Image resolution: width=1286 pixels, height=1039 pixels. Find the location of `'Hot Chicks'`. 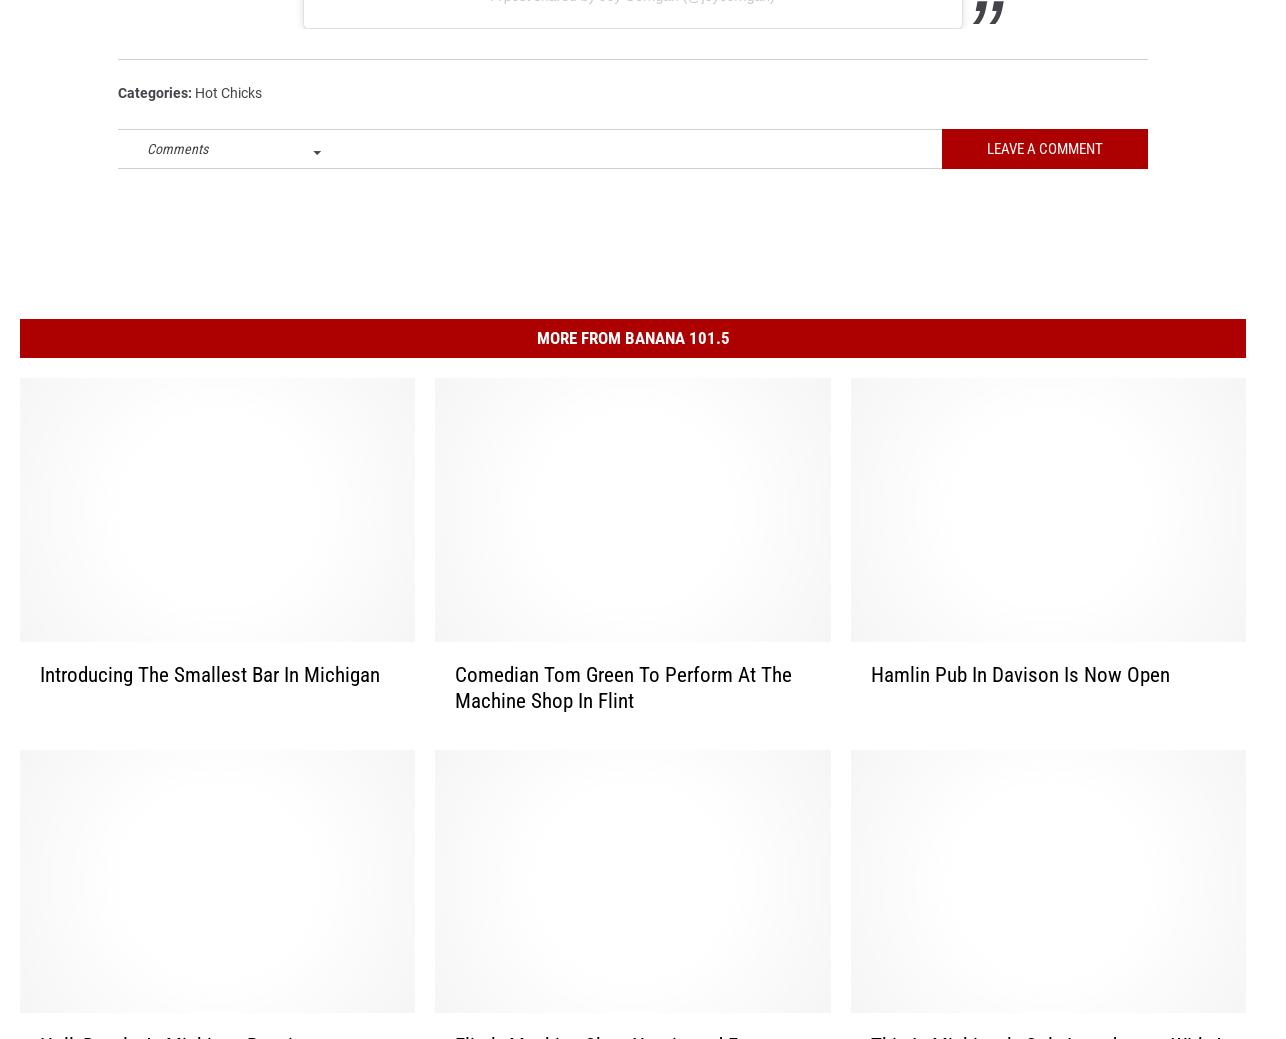

'Hot Chicks' is located at coordinates (228, 119).